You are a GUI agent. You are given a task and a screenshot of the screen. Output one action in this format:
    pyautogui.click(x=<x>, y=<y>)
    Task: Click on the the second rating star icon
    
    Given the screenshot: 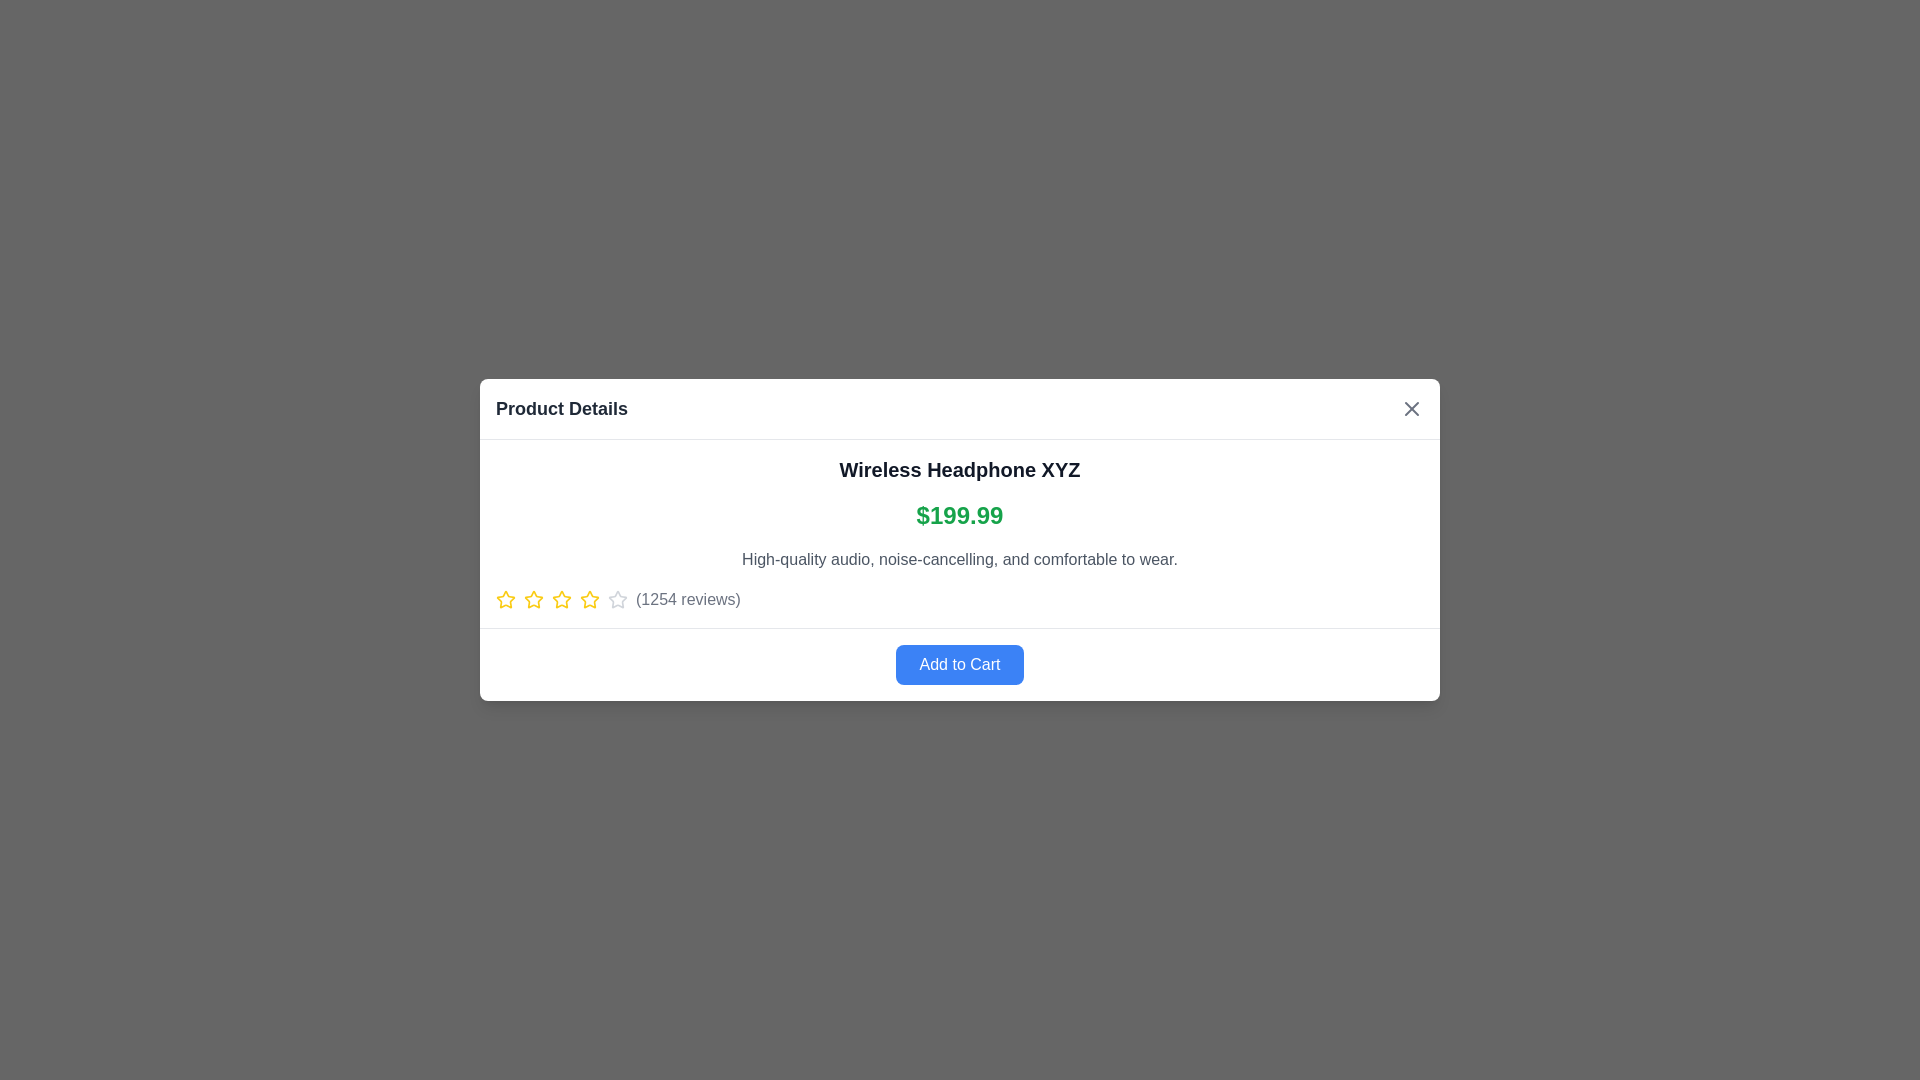 What is the action you would take?
    pyautogui.click(x=560, y=598)
    